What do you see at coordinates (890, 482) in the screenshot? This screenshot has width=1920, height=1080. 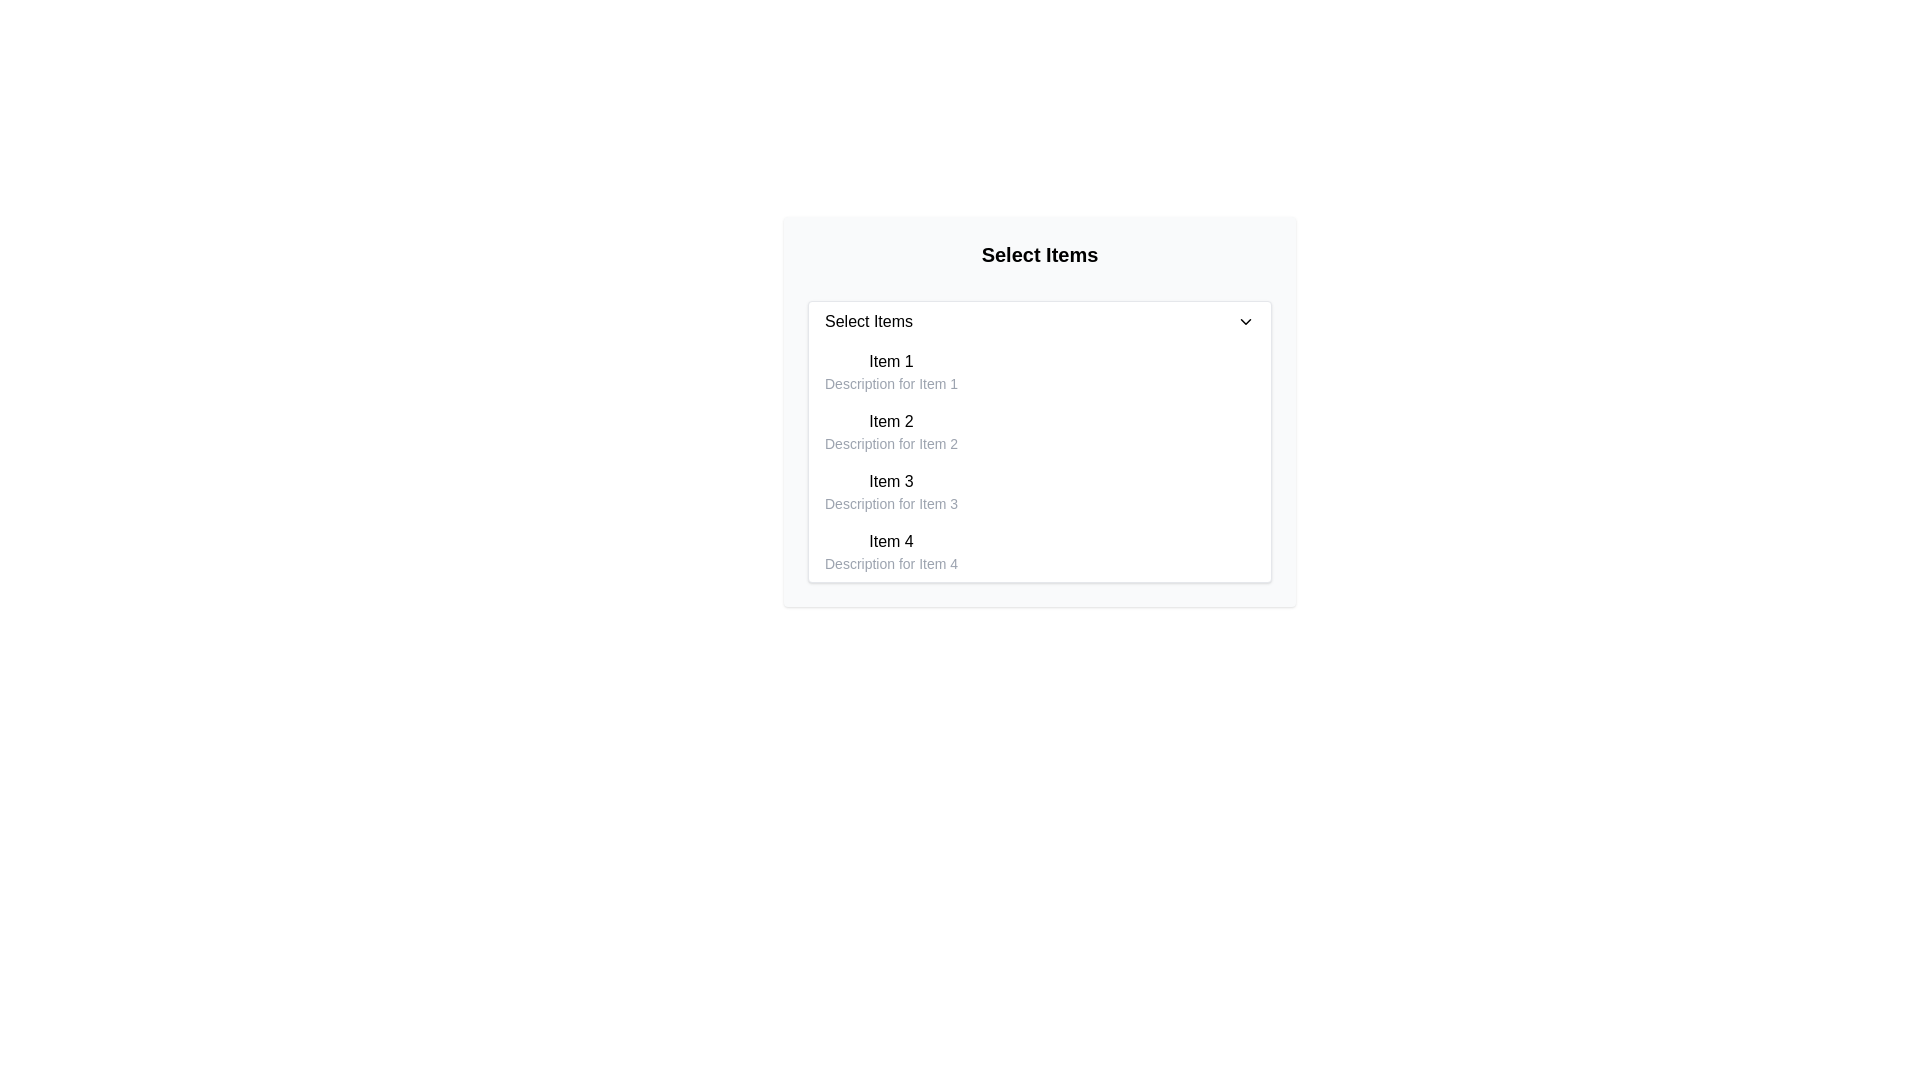 I see `the text label displaying 'Item 3', which is positioned above the description text for 'Item 3'` at bounding box center [890, 482].